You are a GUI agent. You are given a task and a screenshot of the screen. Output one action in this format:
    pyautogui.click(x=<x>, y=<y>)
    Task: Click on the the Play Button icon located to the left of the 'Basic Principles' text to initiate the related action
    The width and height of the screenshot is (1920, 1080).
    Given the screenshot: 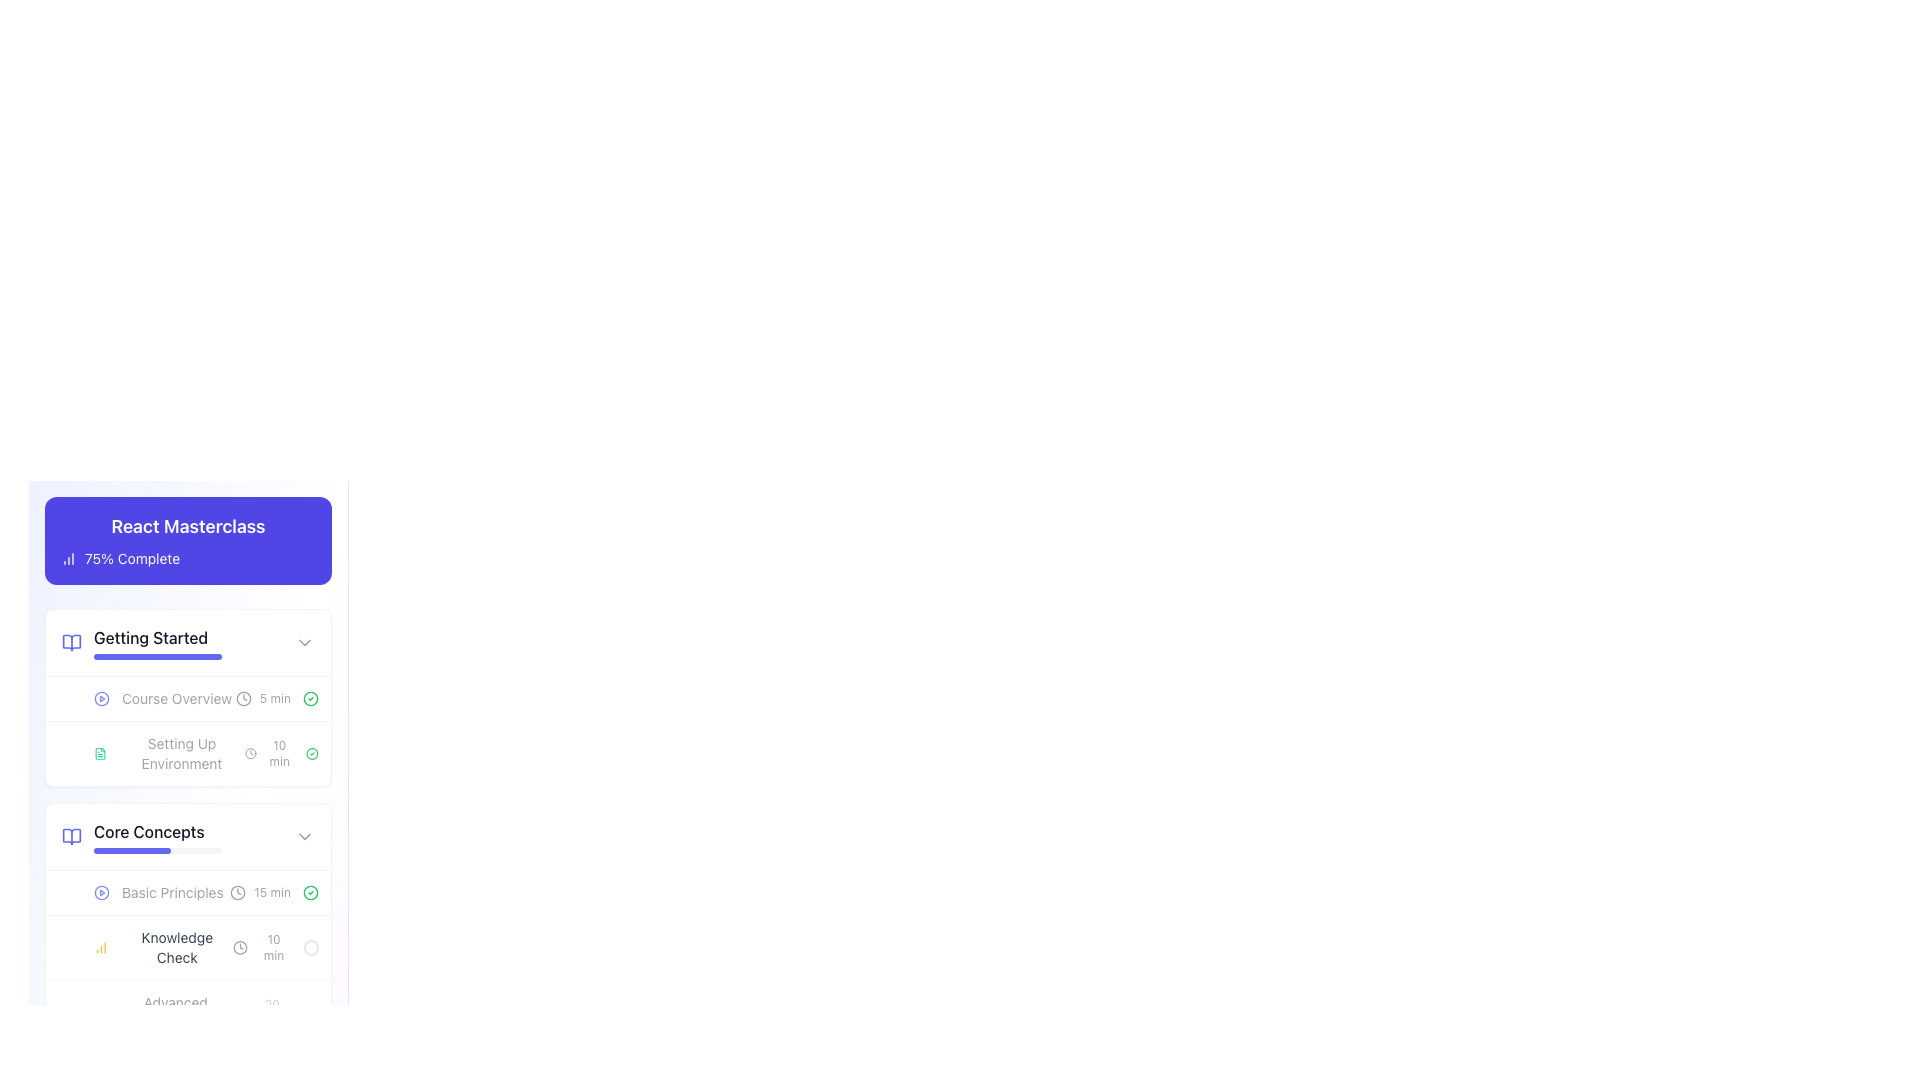 What is the action you would take?
    pyautogui.click(x=100, y=892)
    